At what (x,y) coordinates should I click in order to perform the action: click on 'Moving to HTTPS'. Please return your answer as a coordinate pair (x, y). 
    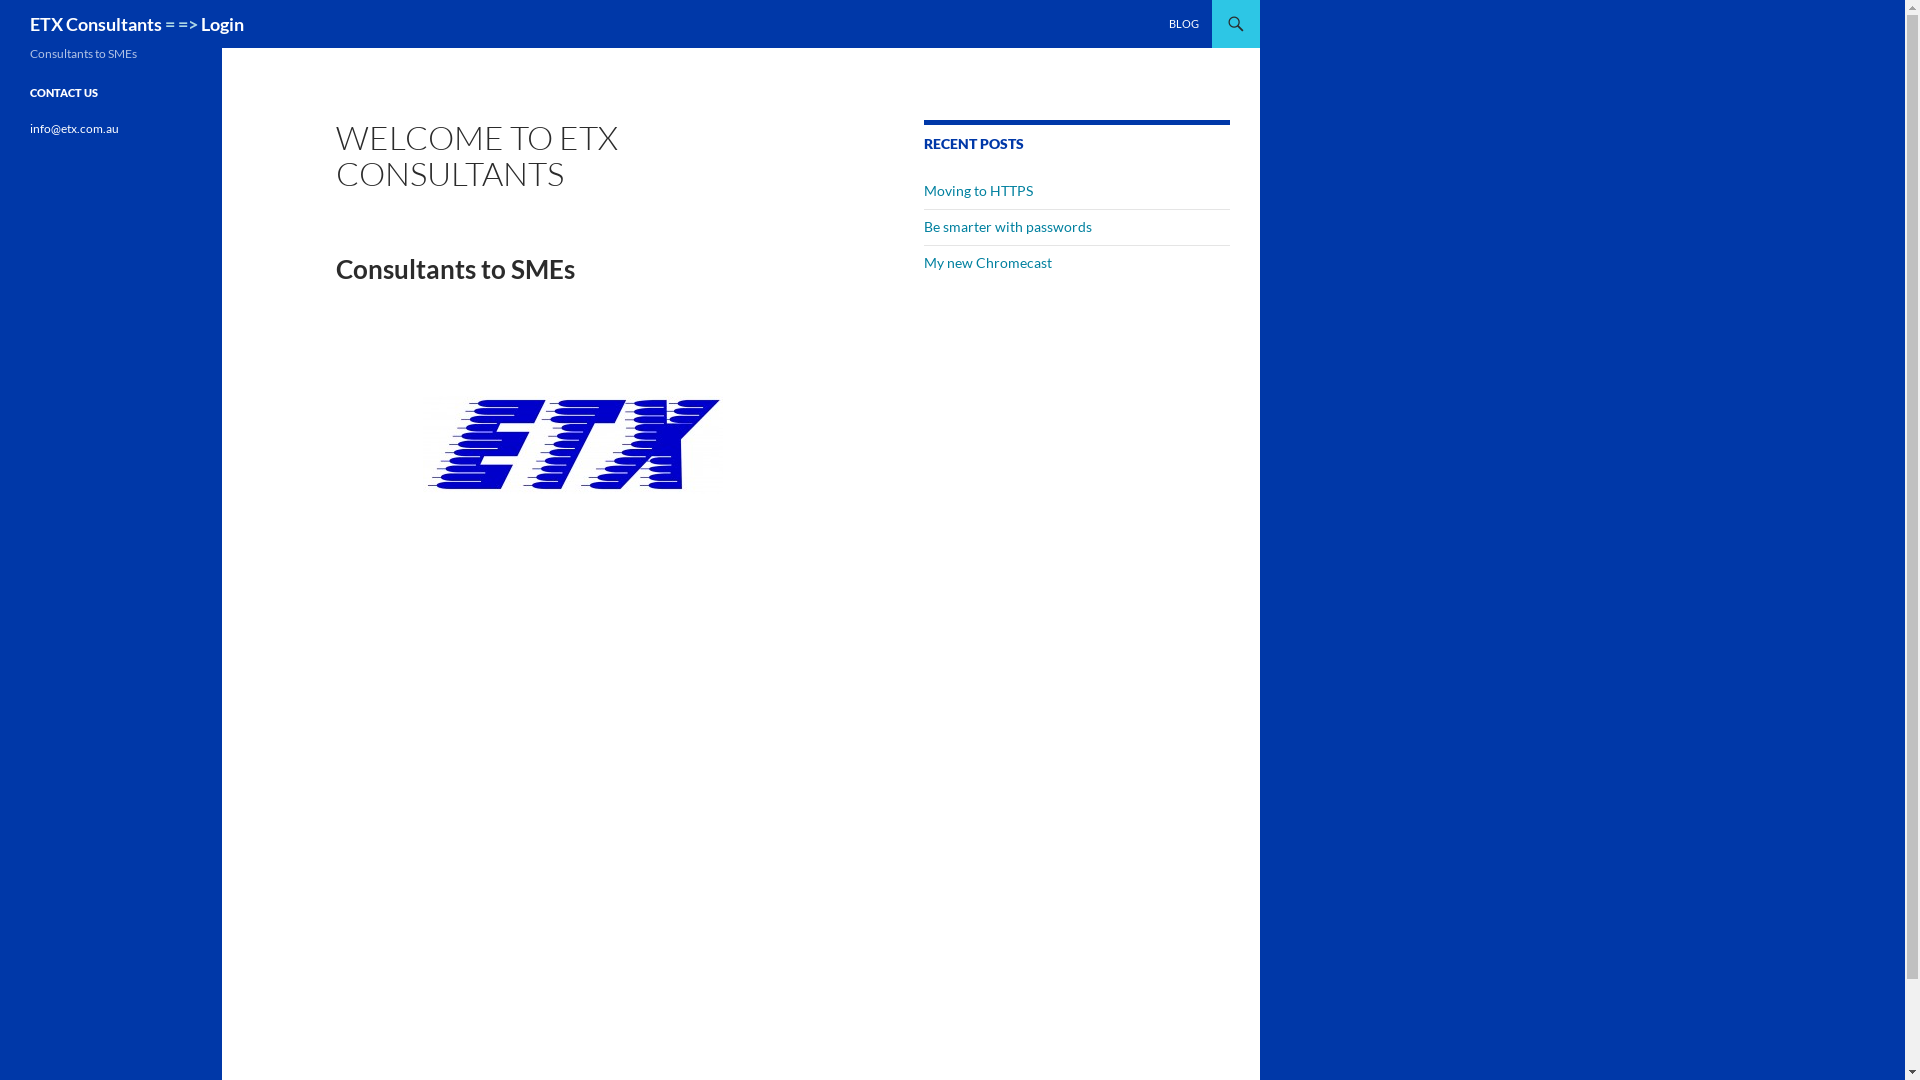
    Looking at the image, I should click on (978, 190).